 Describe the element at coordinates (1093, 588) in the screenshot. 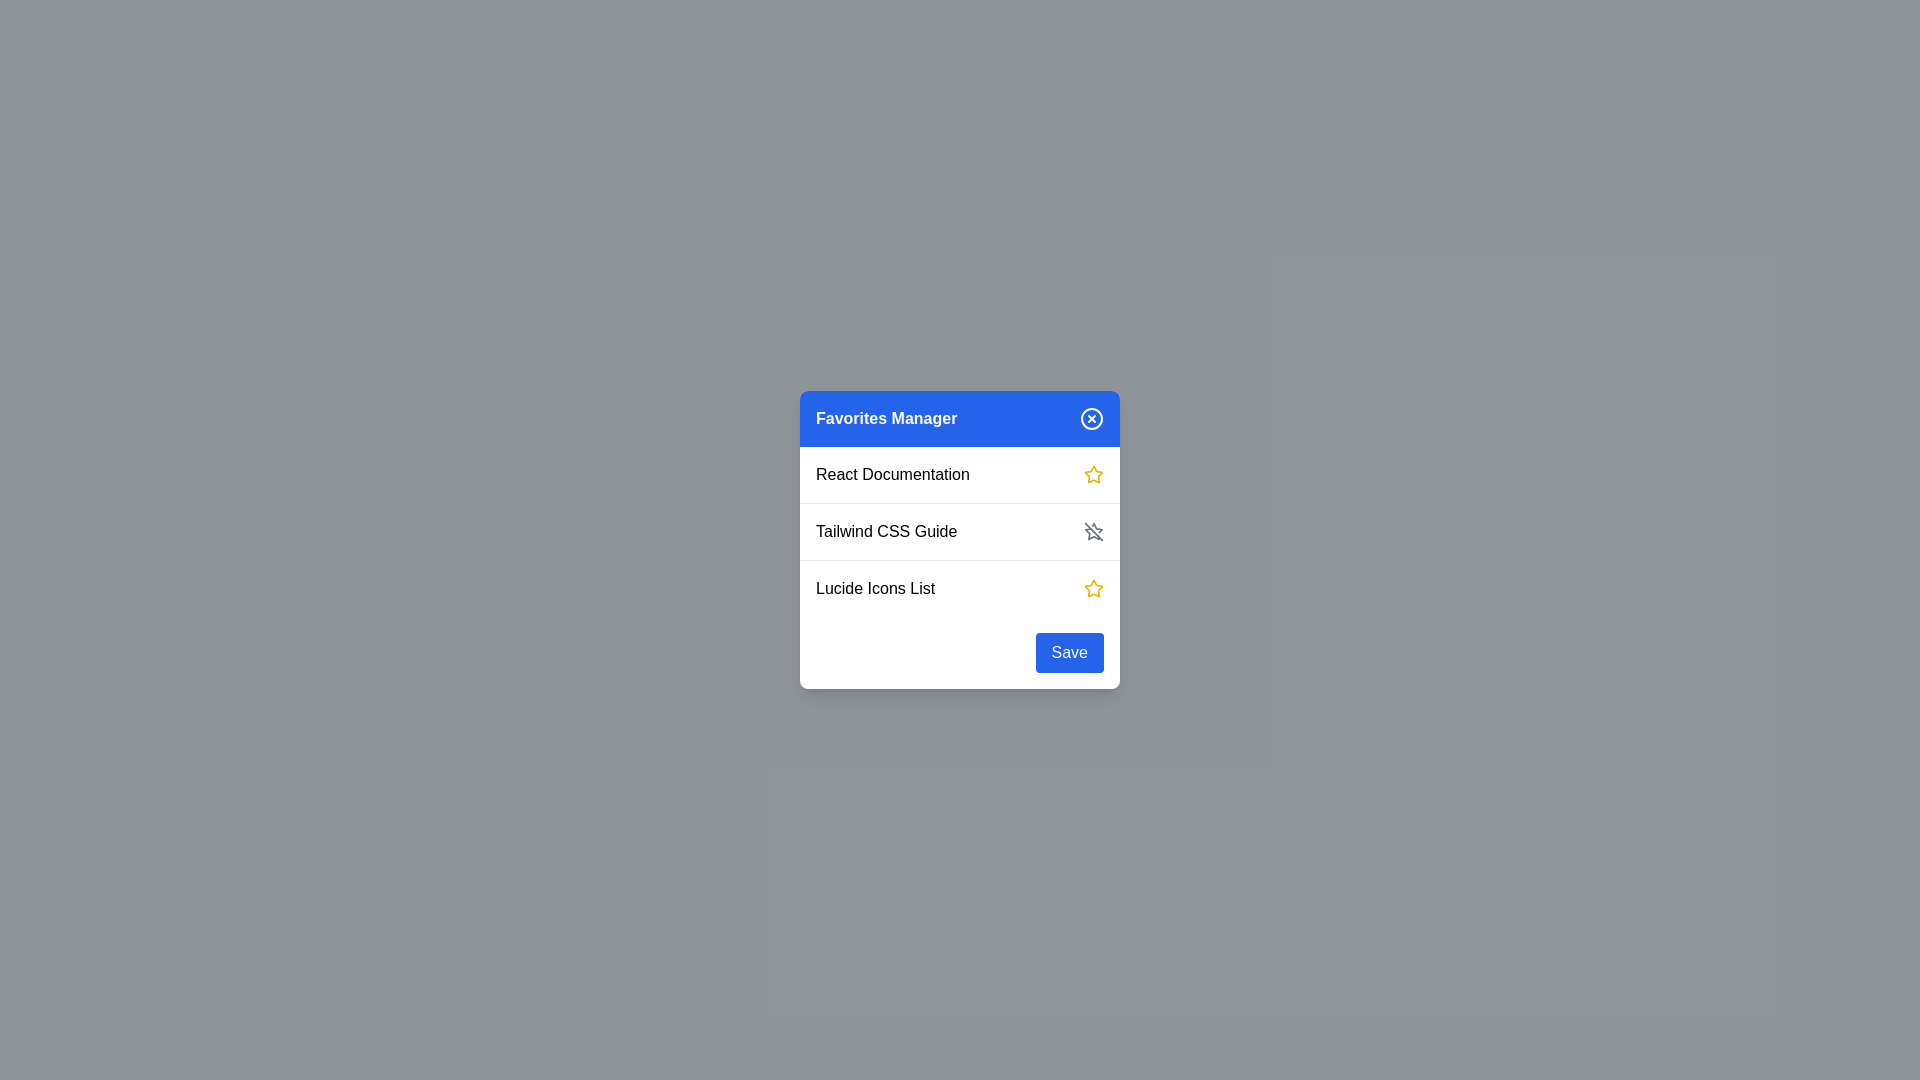

I see `the star icon to toggle the favorite status of the item Lucide Icons List` at that location.